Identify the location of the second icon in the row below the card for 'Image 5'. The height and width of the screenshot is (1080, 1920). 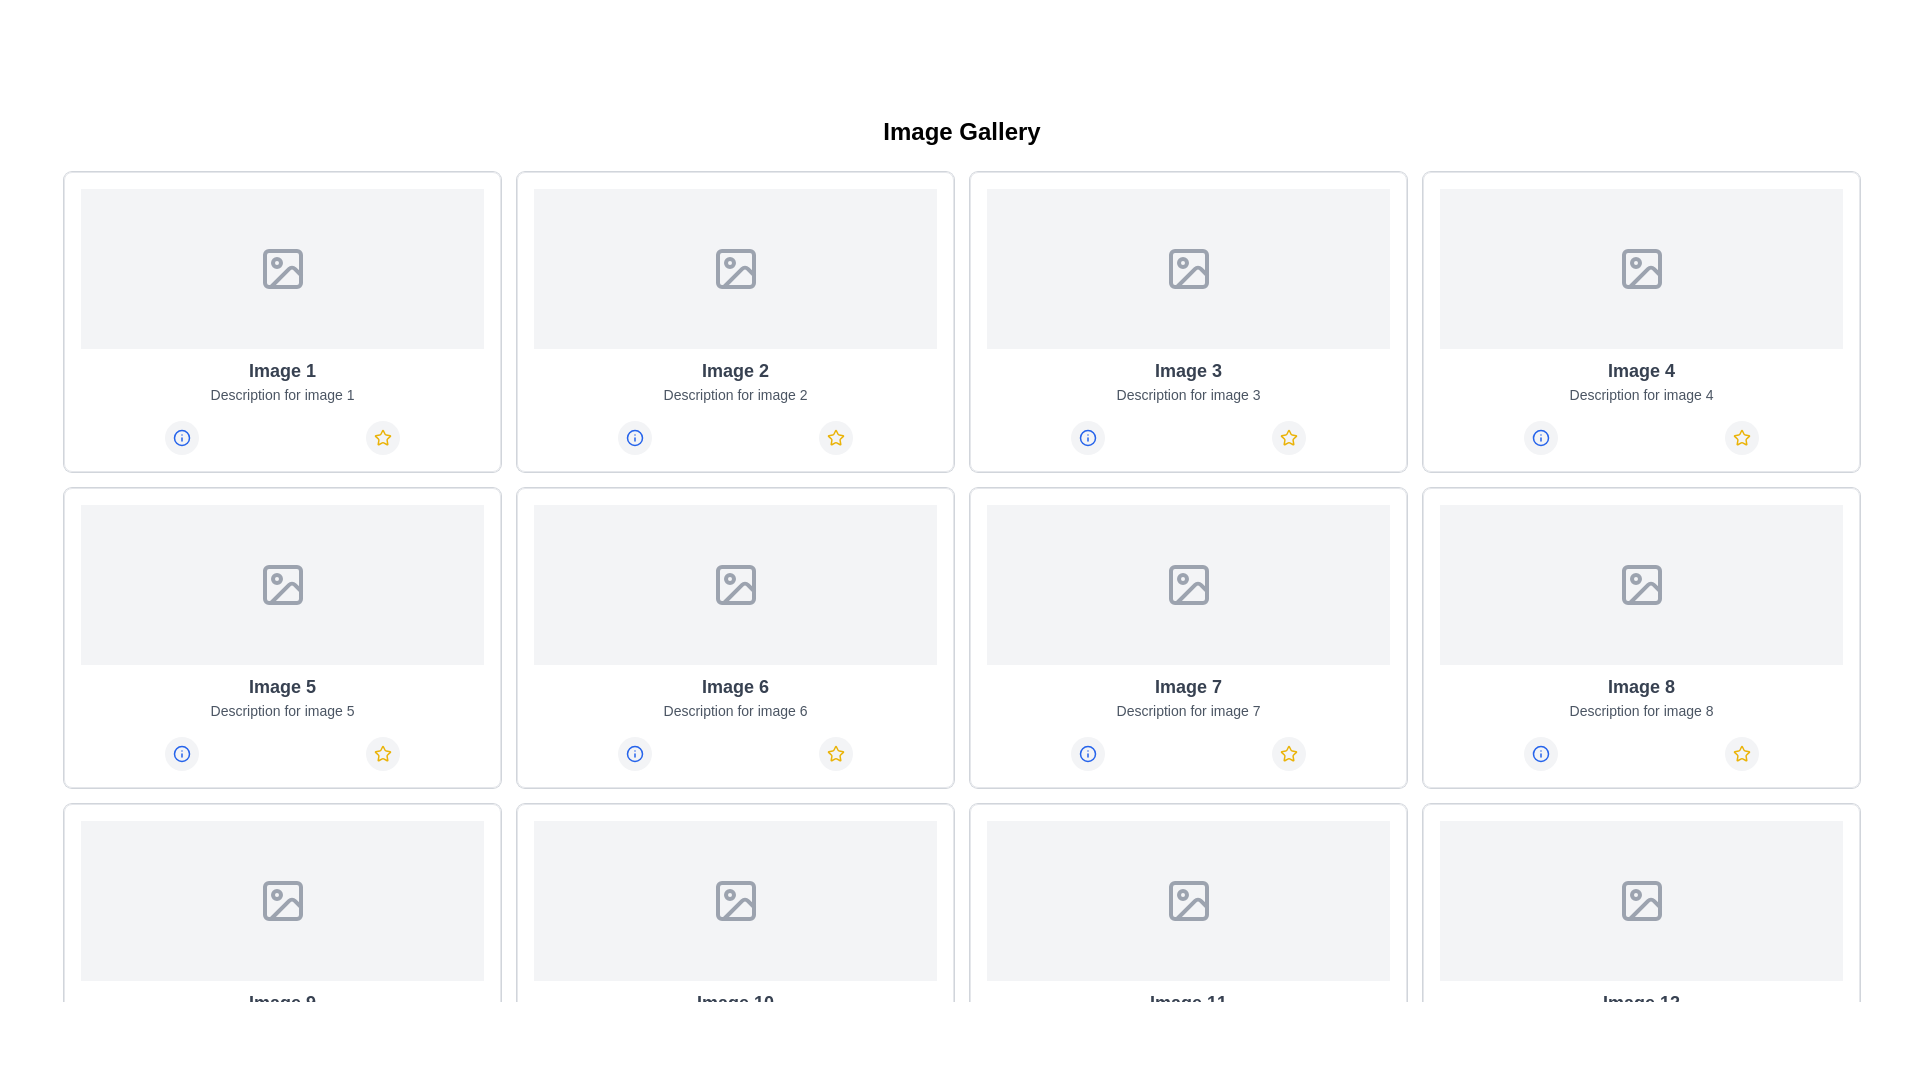
(383, 753).